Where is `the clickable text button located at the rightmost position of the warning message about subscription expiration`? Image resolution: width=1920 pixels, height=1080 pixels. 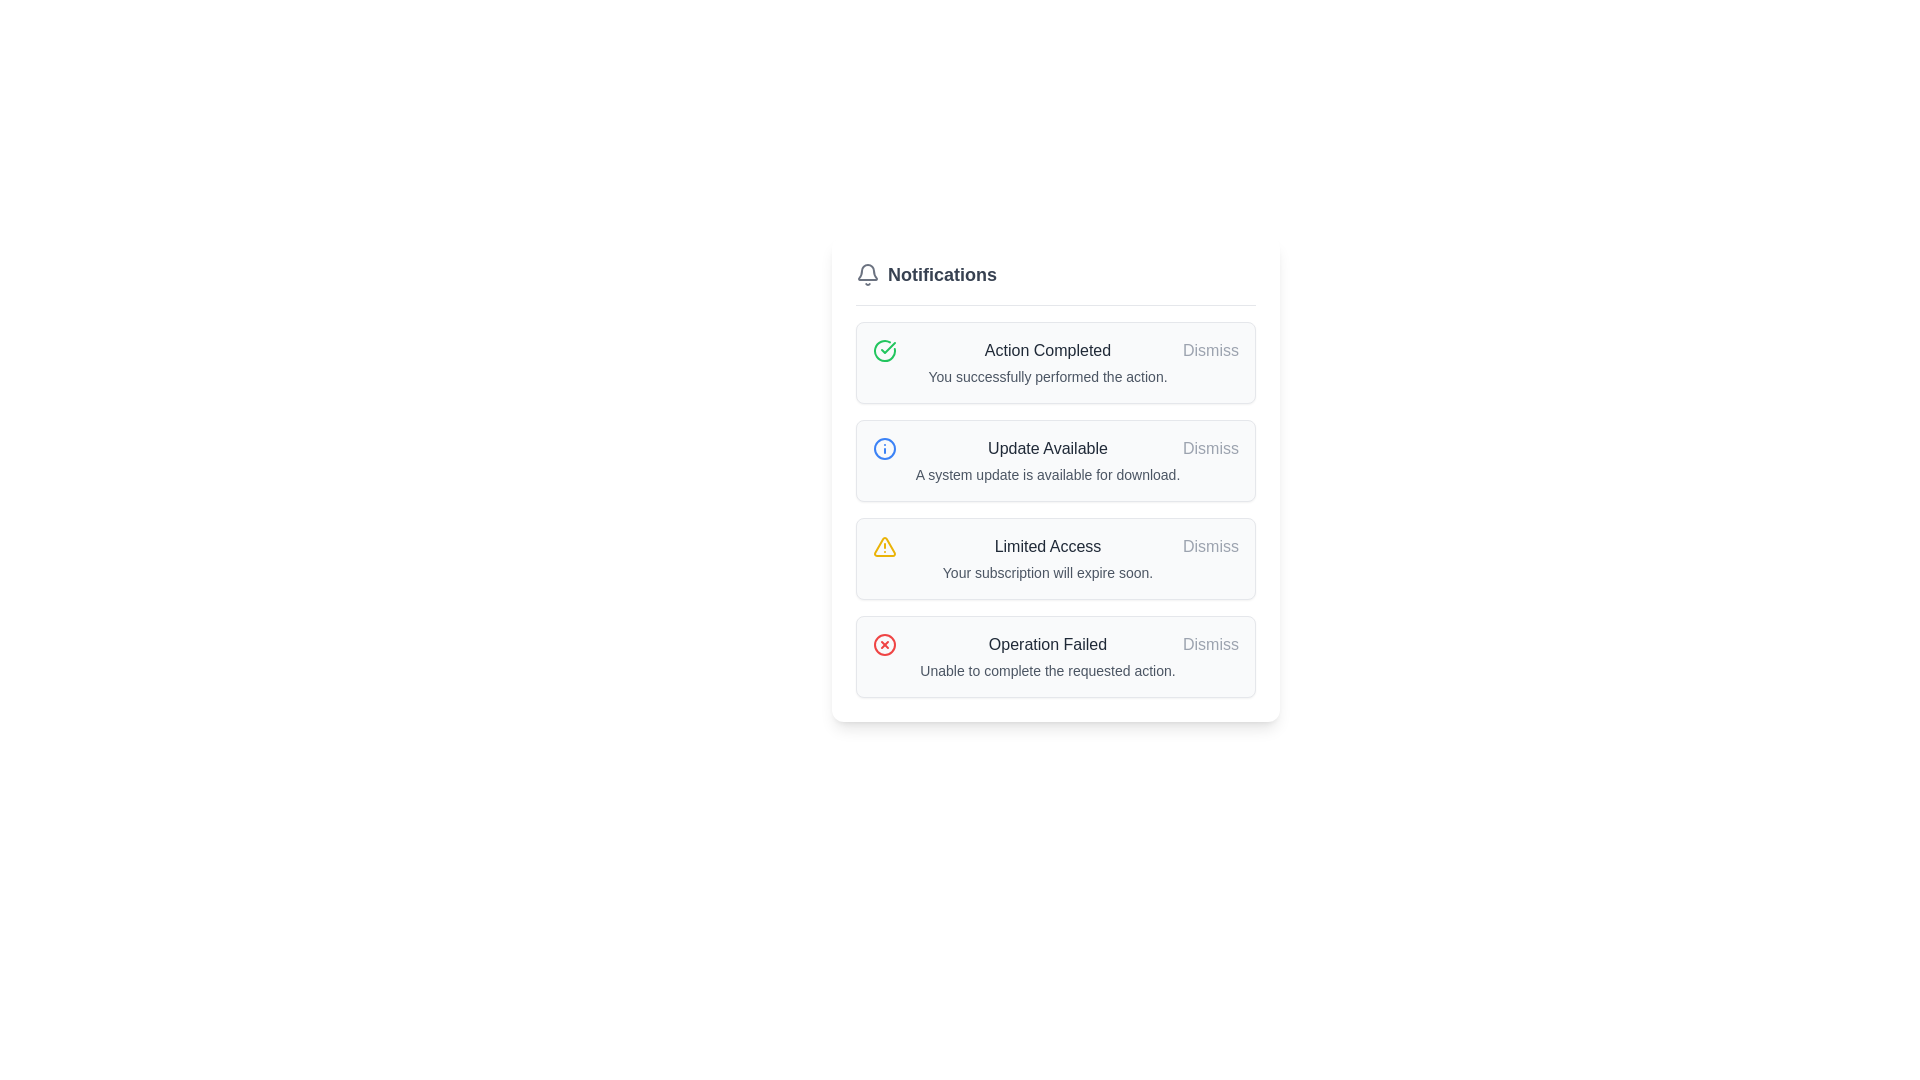 the clickable text button located at the rightmost position of the warning message about subscription expiration is located at coordinates (1209, 547).